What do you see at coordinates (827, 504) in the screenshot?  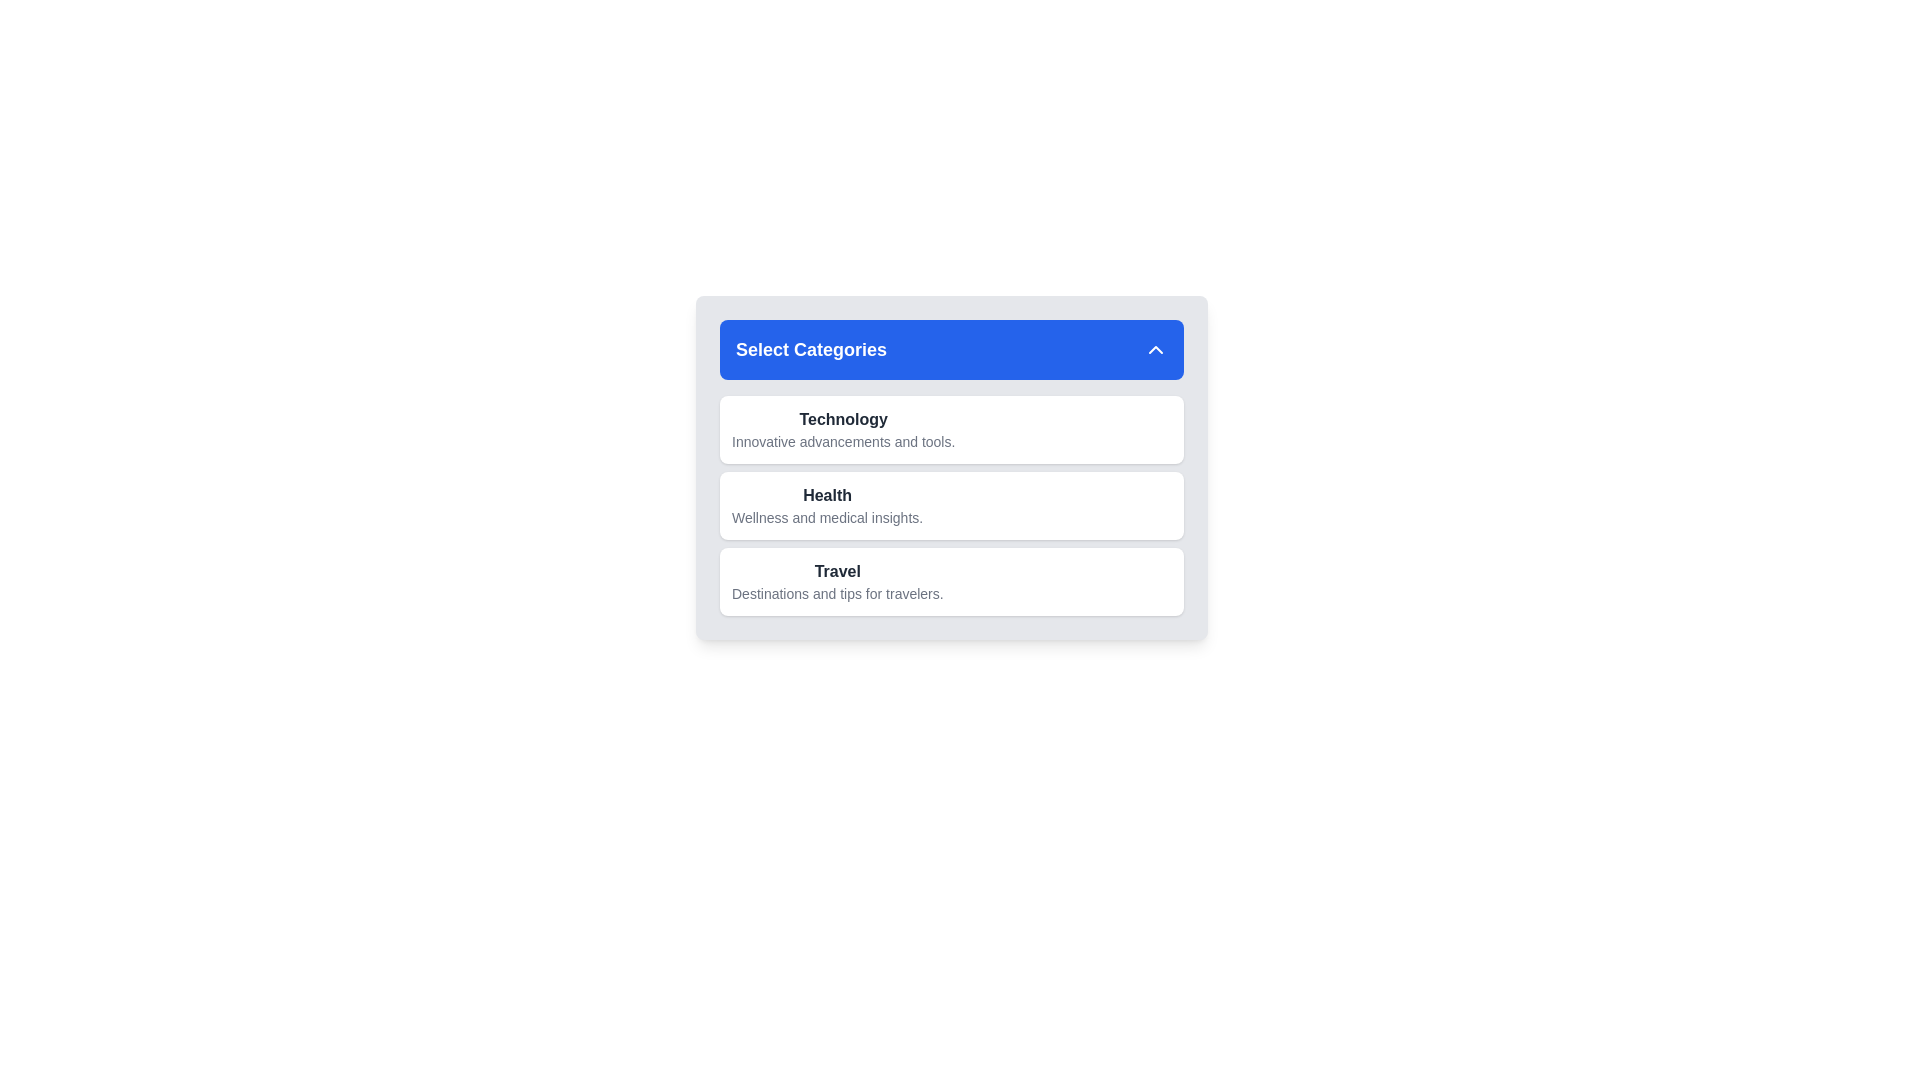 I see `text from the 'Health' label which includes the title in bold 'Health' and the description 'Wellness and medical insights.'` at bounding box center [827, 504].